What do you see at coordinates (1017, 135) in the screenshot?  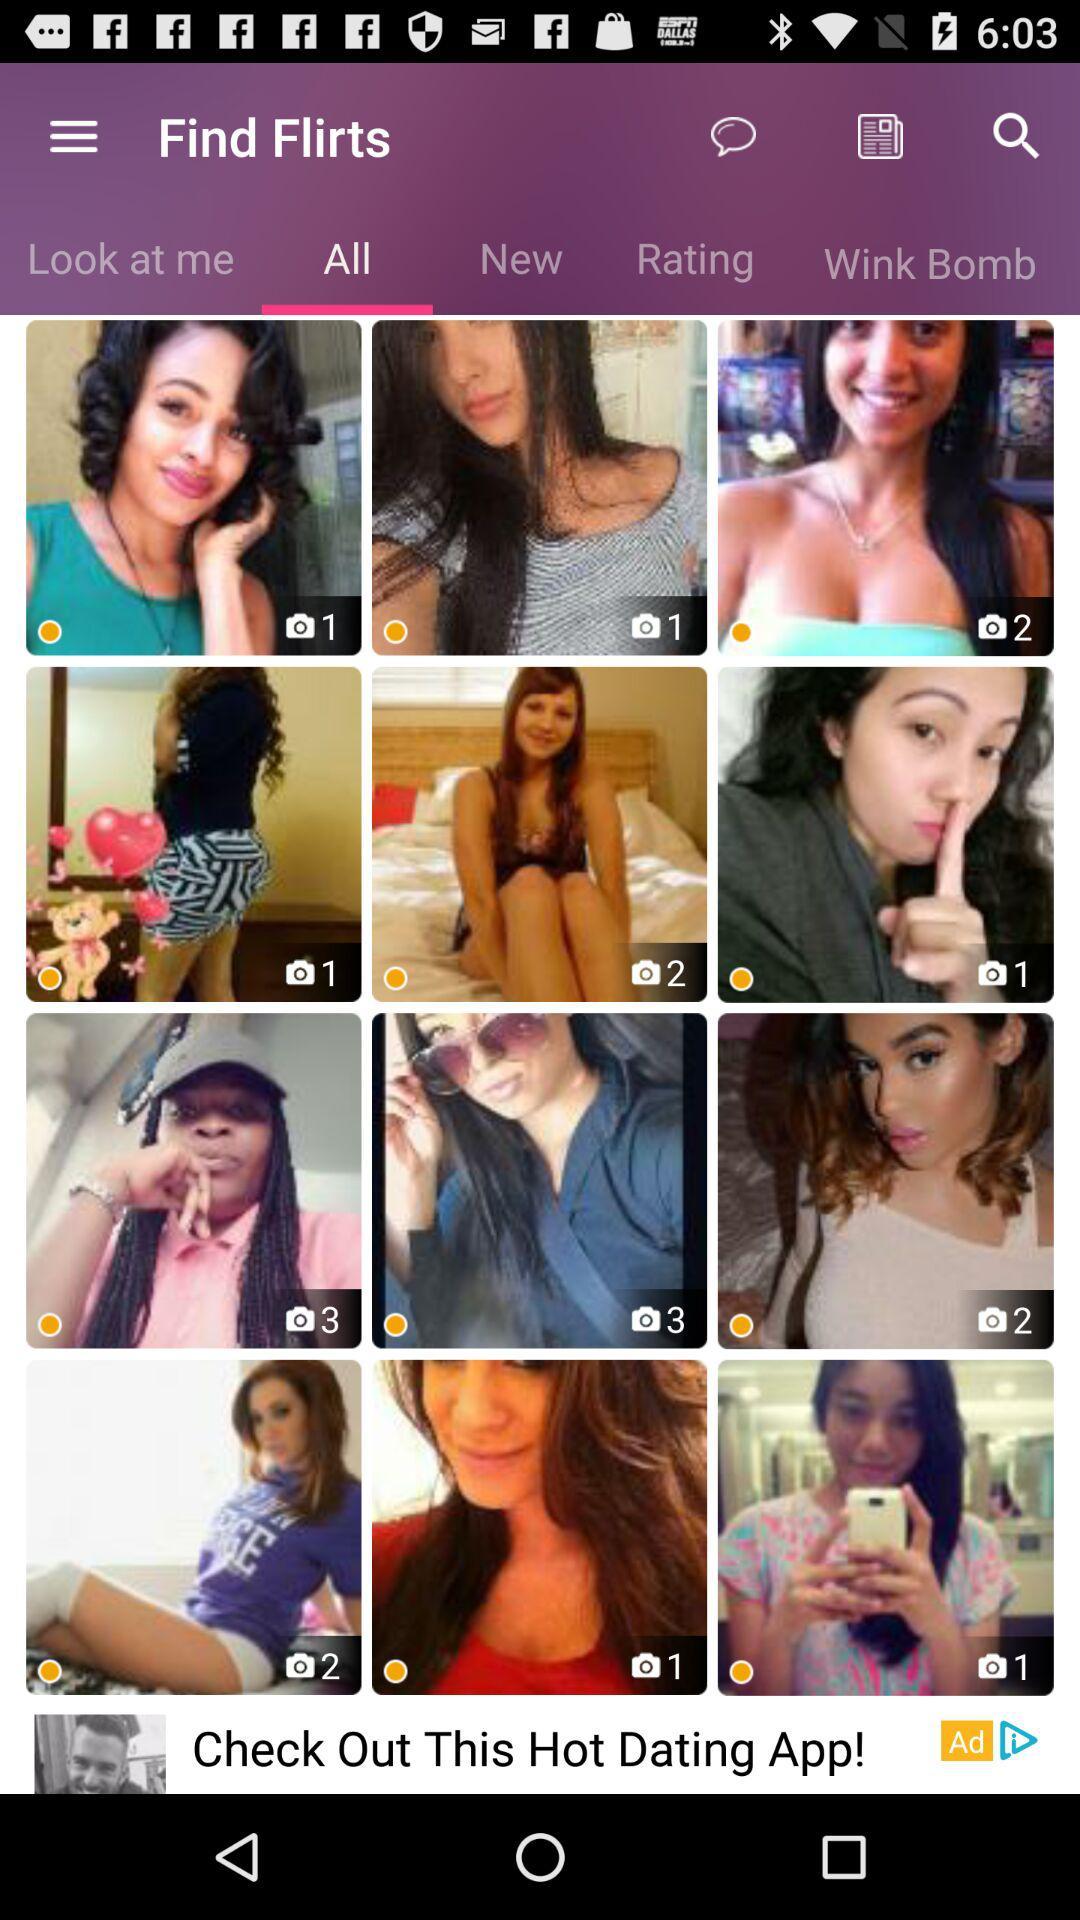 I see `icon above wink bomb icon` at bounding box center [1017, 135].